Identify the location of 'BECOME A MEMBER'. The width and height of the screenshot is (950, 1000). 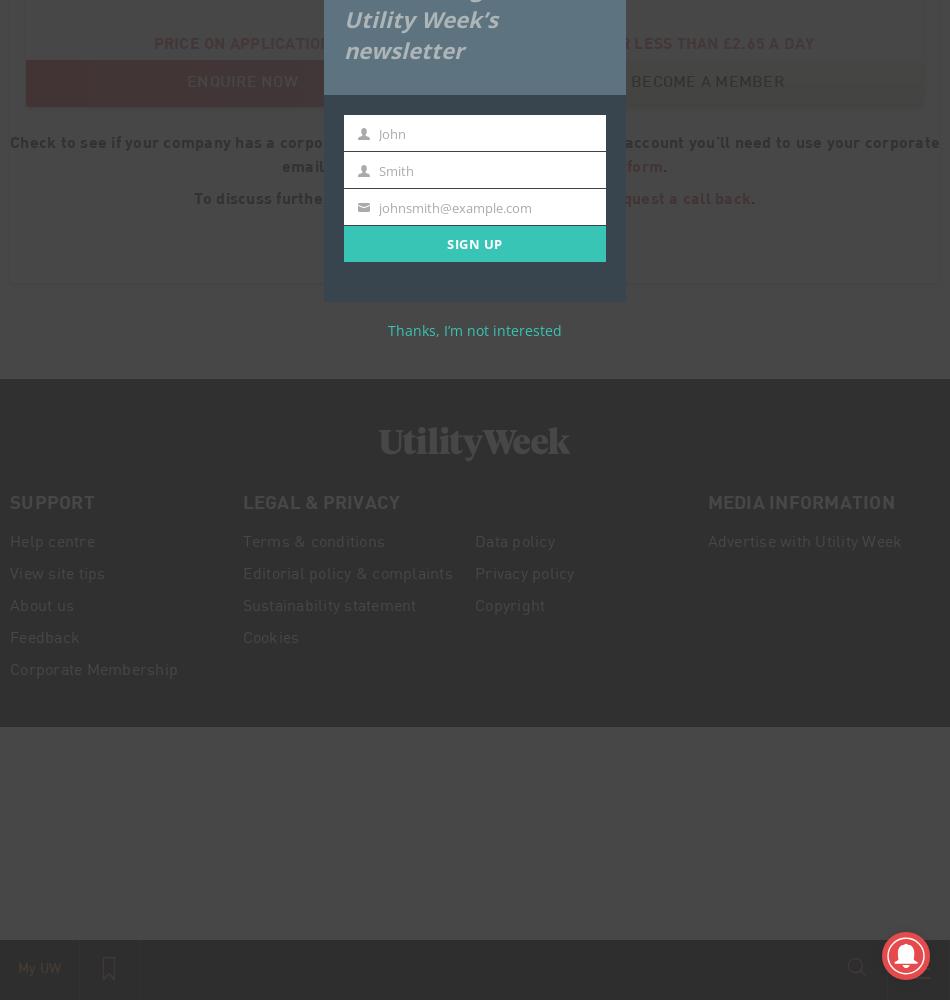
(706, 82).